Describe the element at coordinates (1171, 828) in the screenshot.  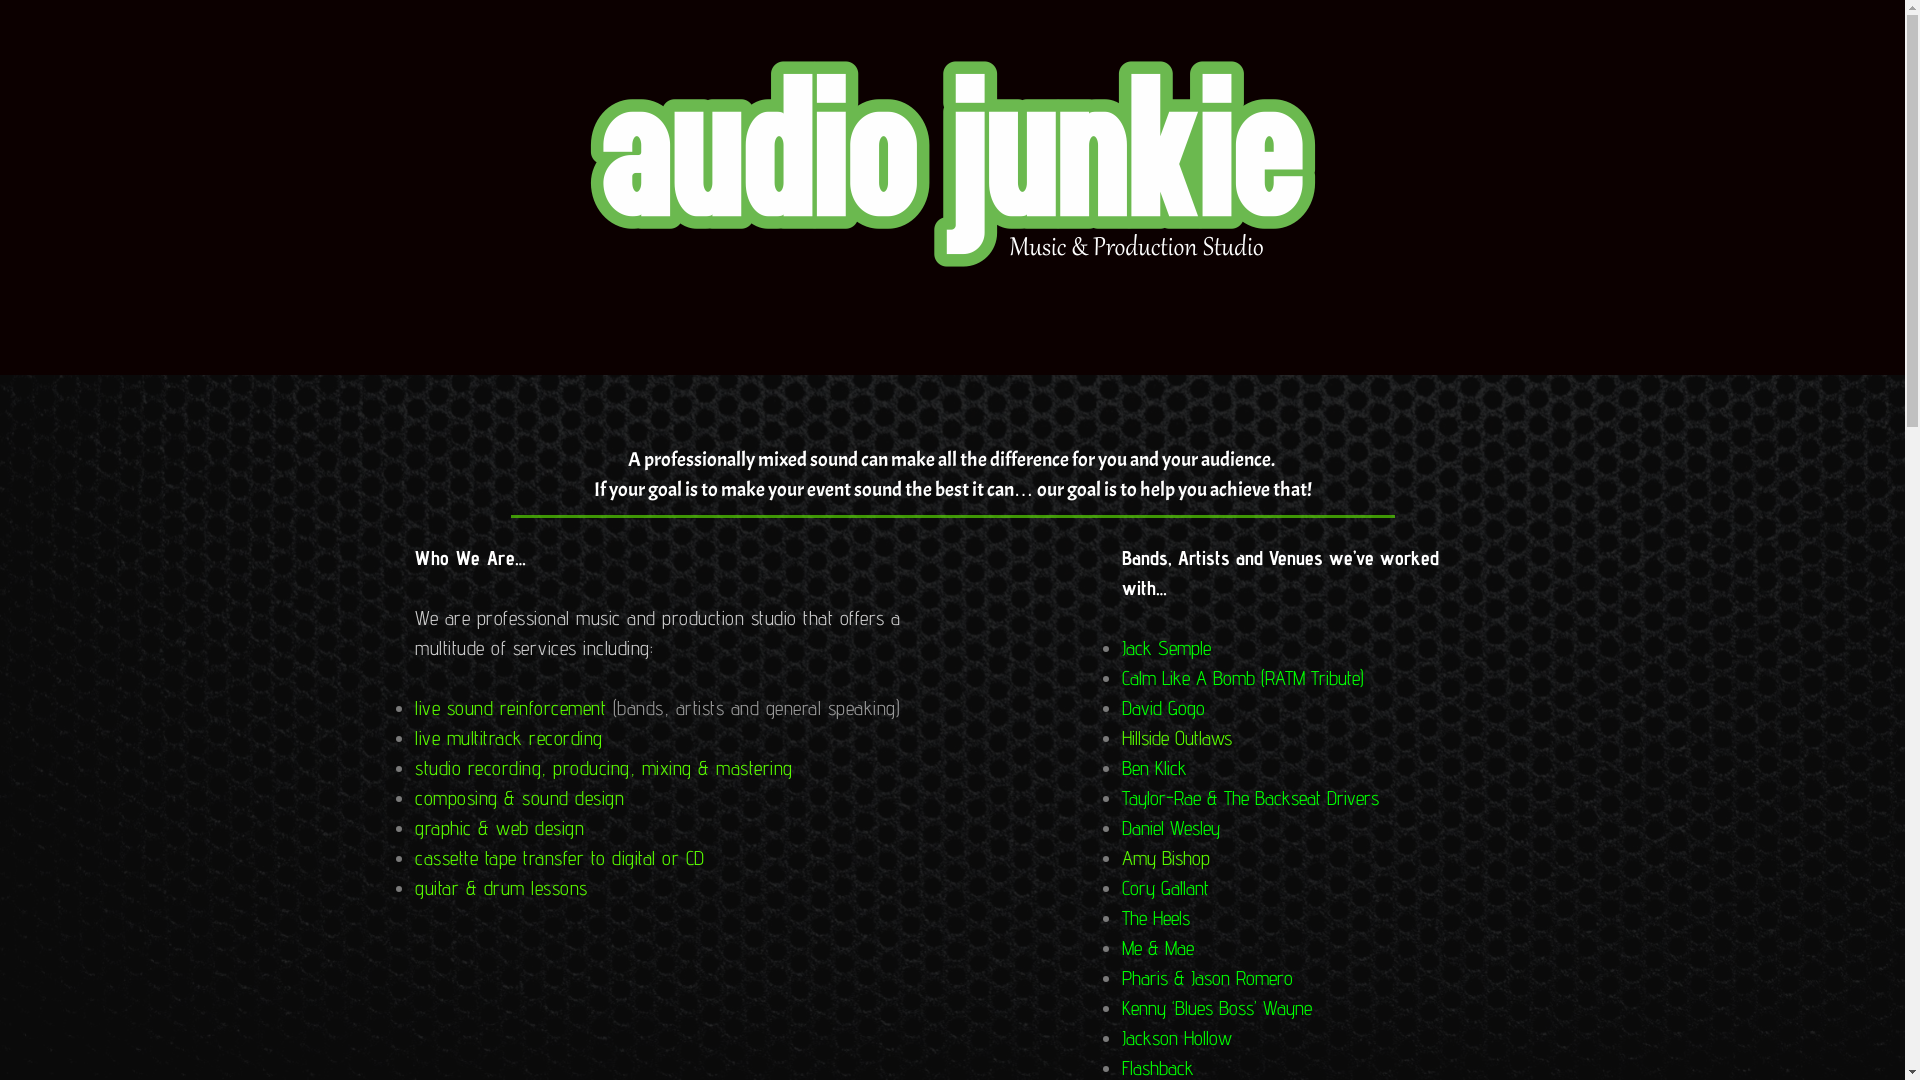
I see `'Daniel Wesley'` at that location.